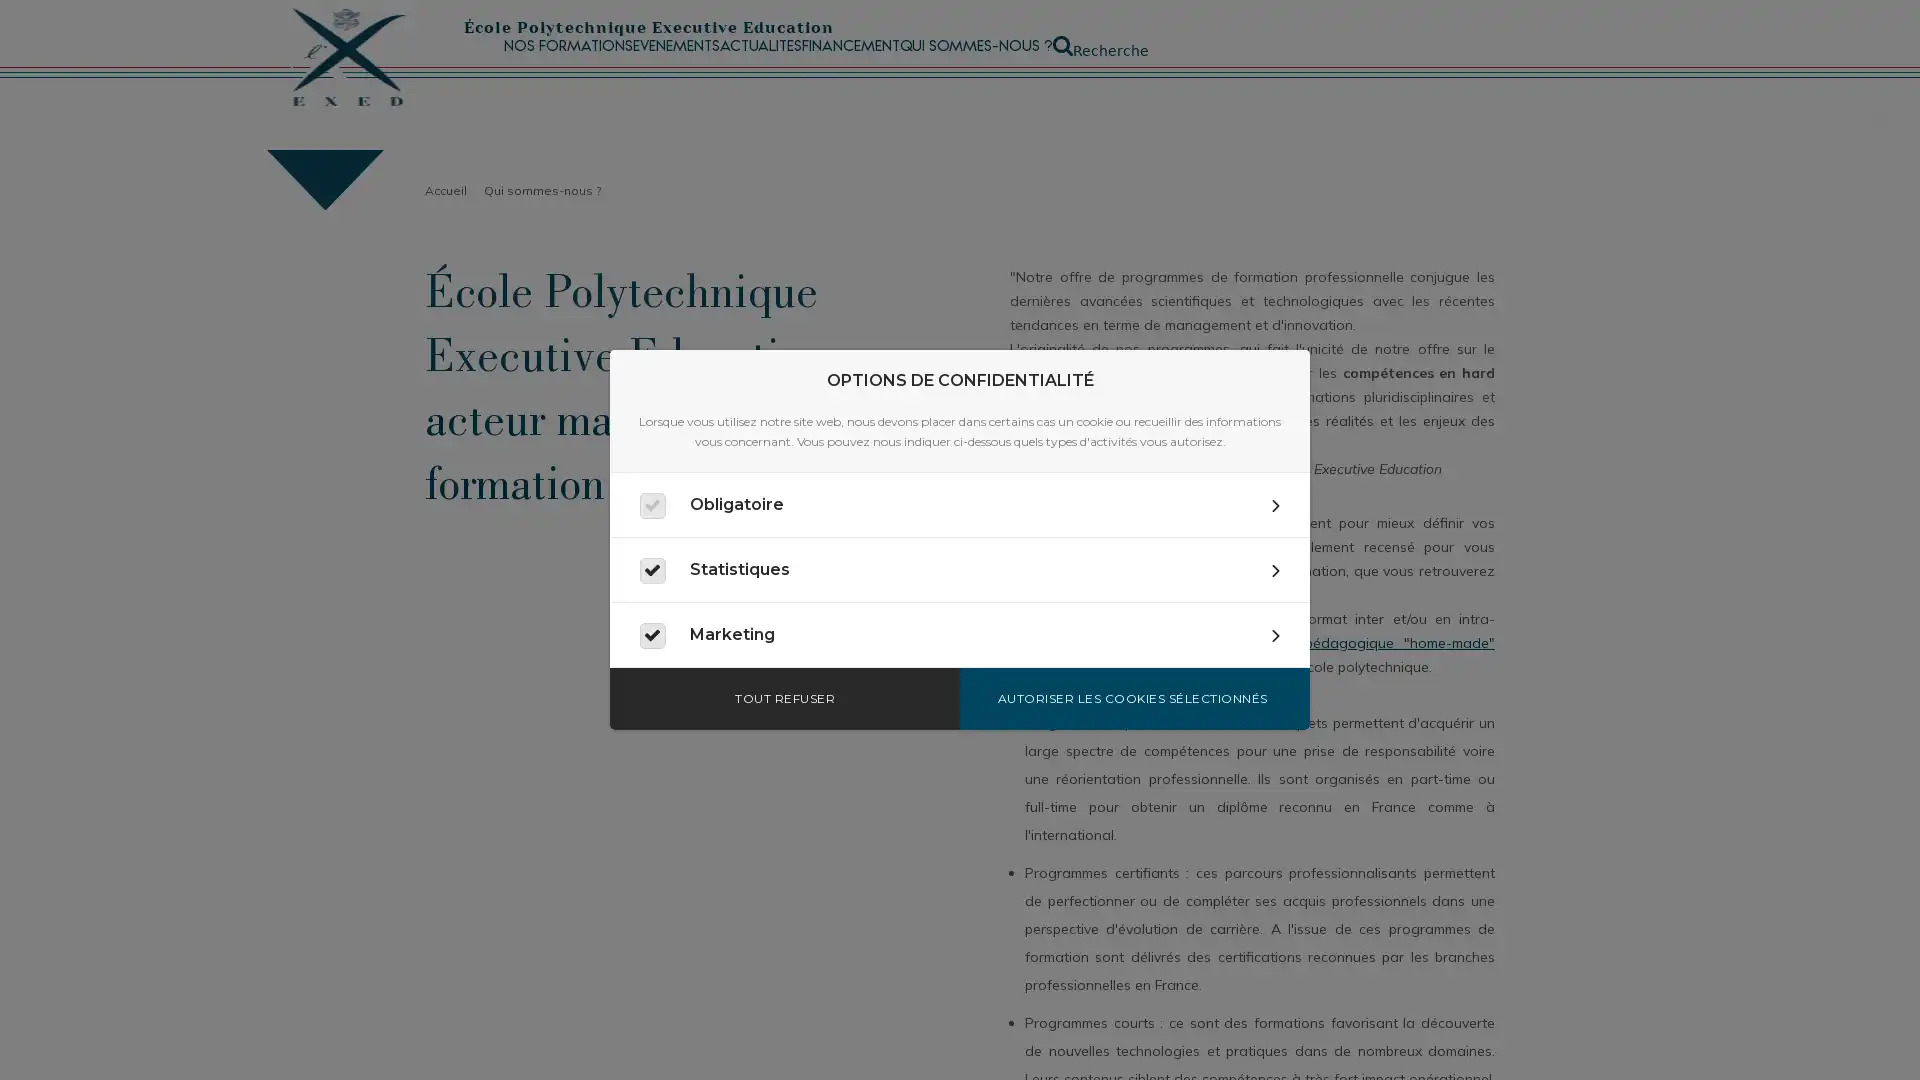 Image resolution: width=1920 pixels, height=1080 pixels. Describe the element at coordinates (1182, 331) in the screenshot. I see `Appliquer` at that location.